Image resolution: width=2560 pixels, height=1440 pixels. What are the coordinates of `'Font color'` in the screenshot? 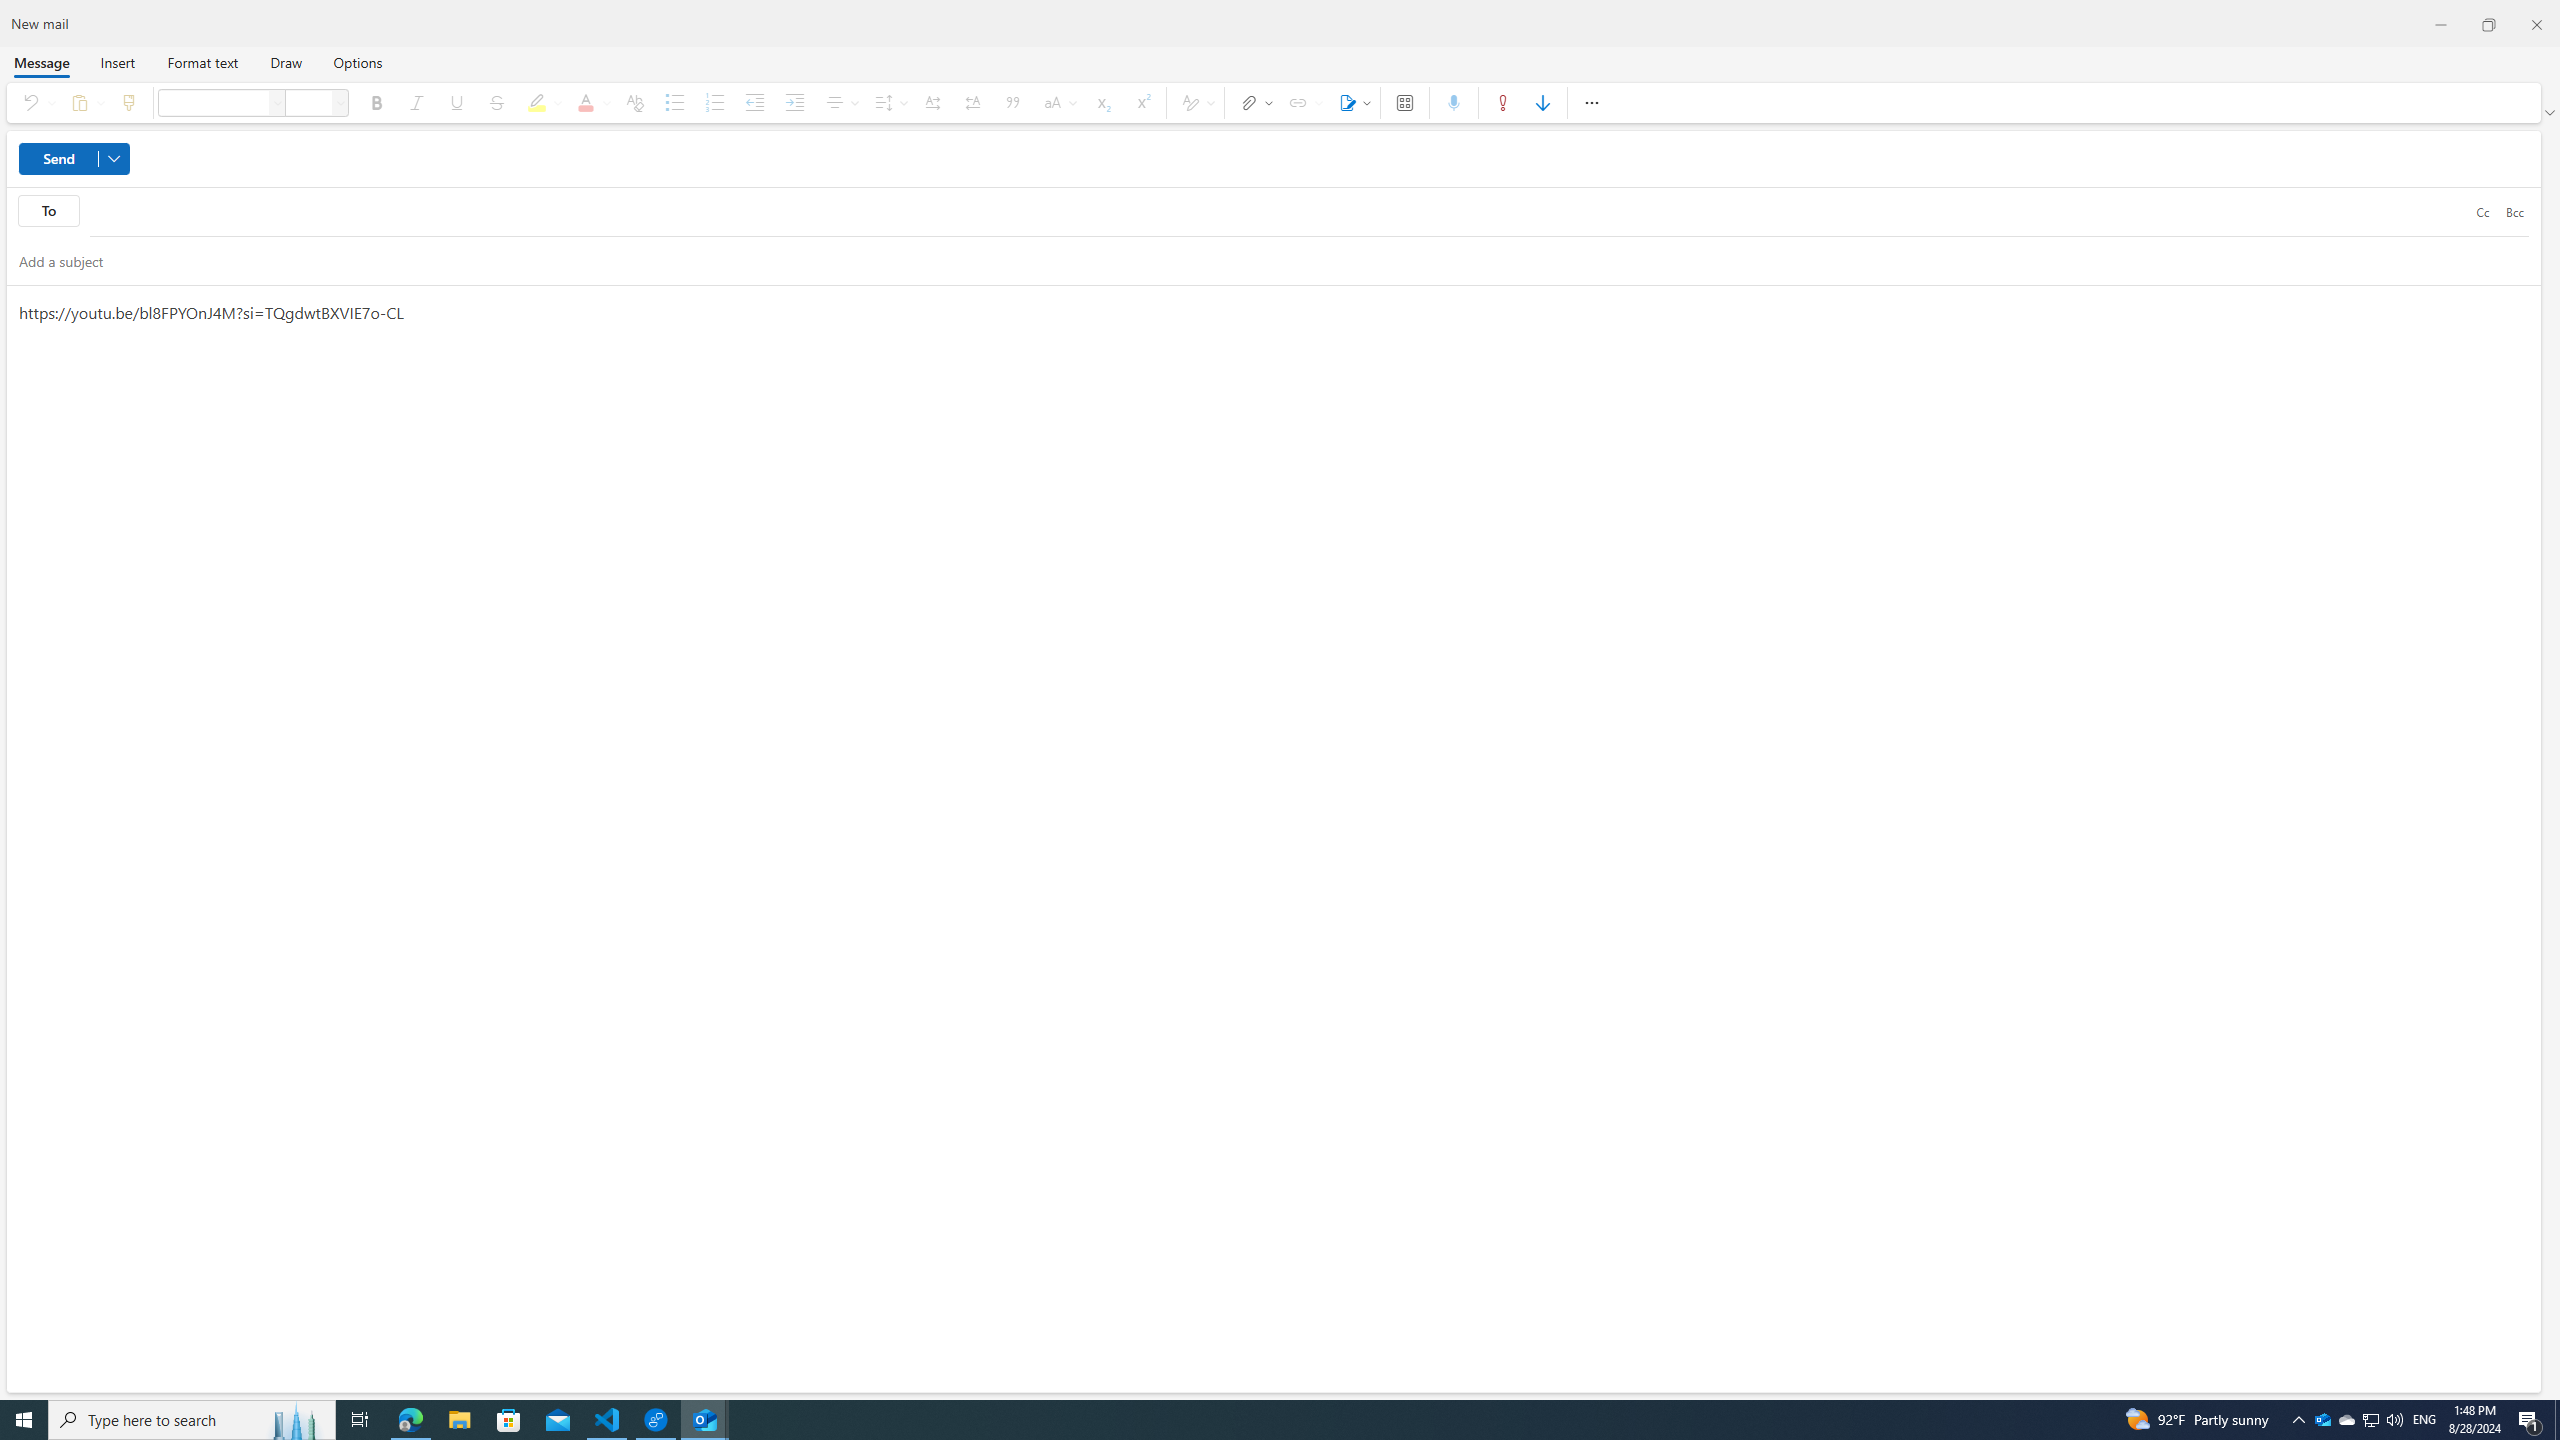 It's located at (590, 102).